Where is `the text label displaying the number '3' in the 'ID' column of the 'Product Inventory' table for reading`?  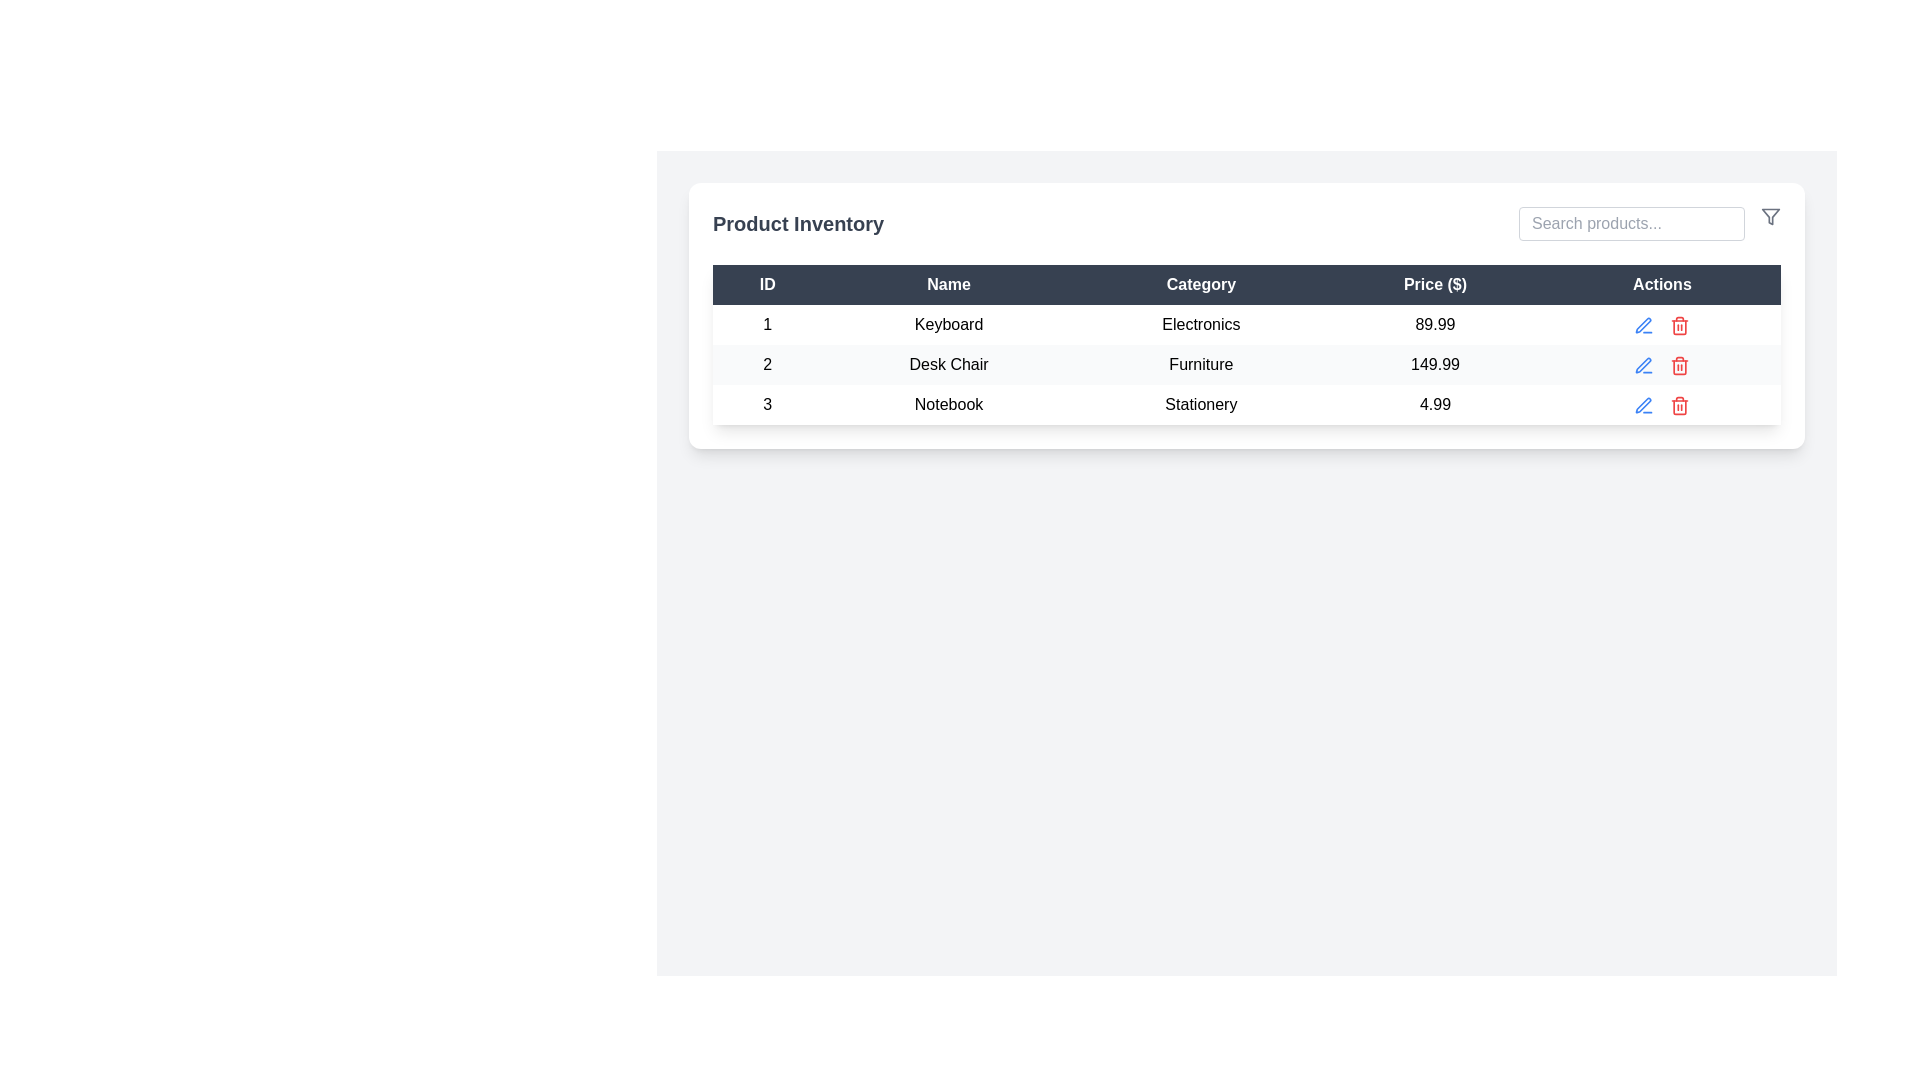
the text label displaying the number '3' in the 'ID' column of the 'Product Inventory' table for reading is located at coordinates (766, 405).